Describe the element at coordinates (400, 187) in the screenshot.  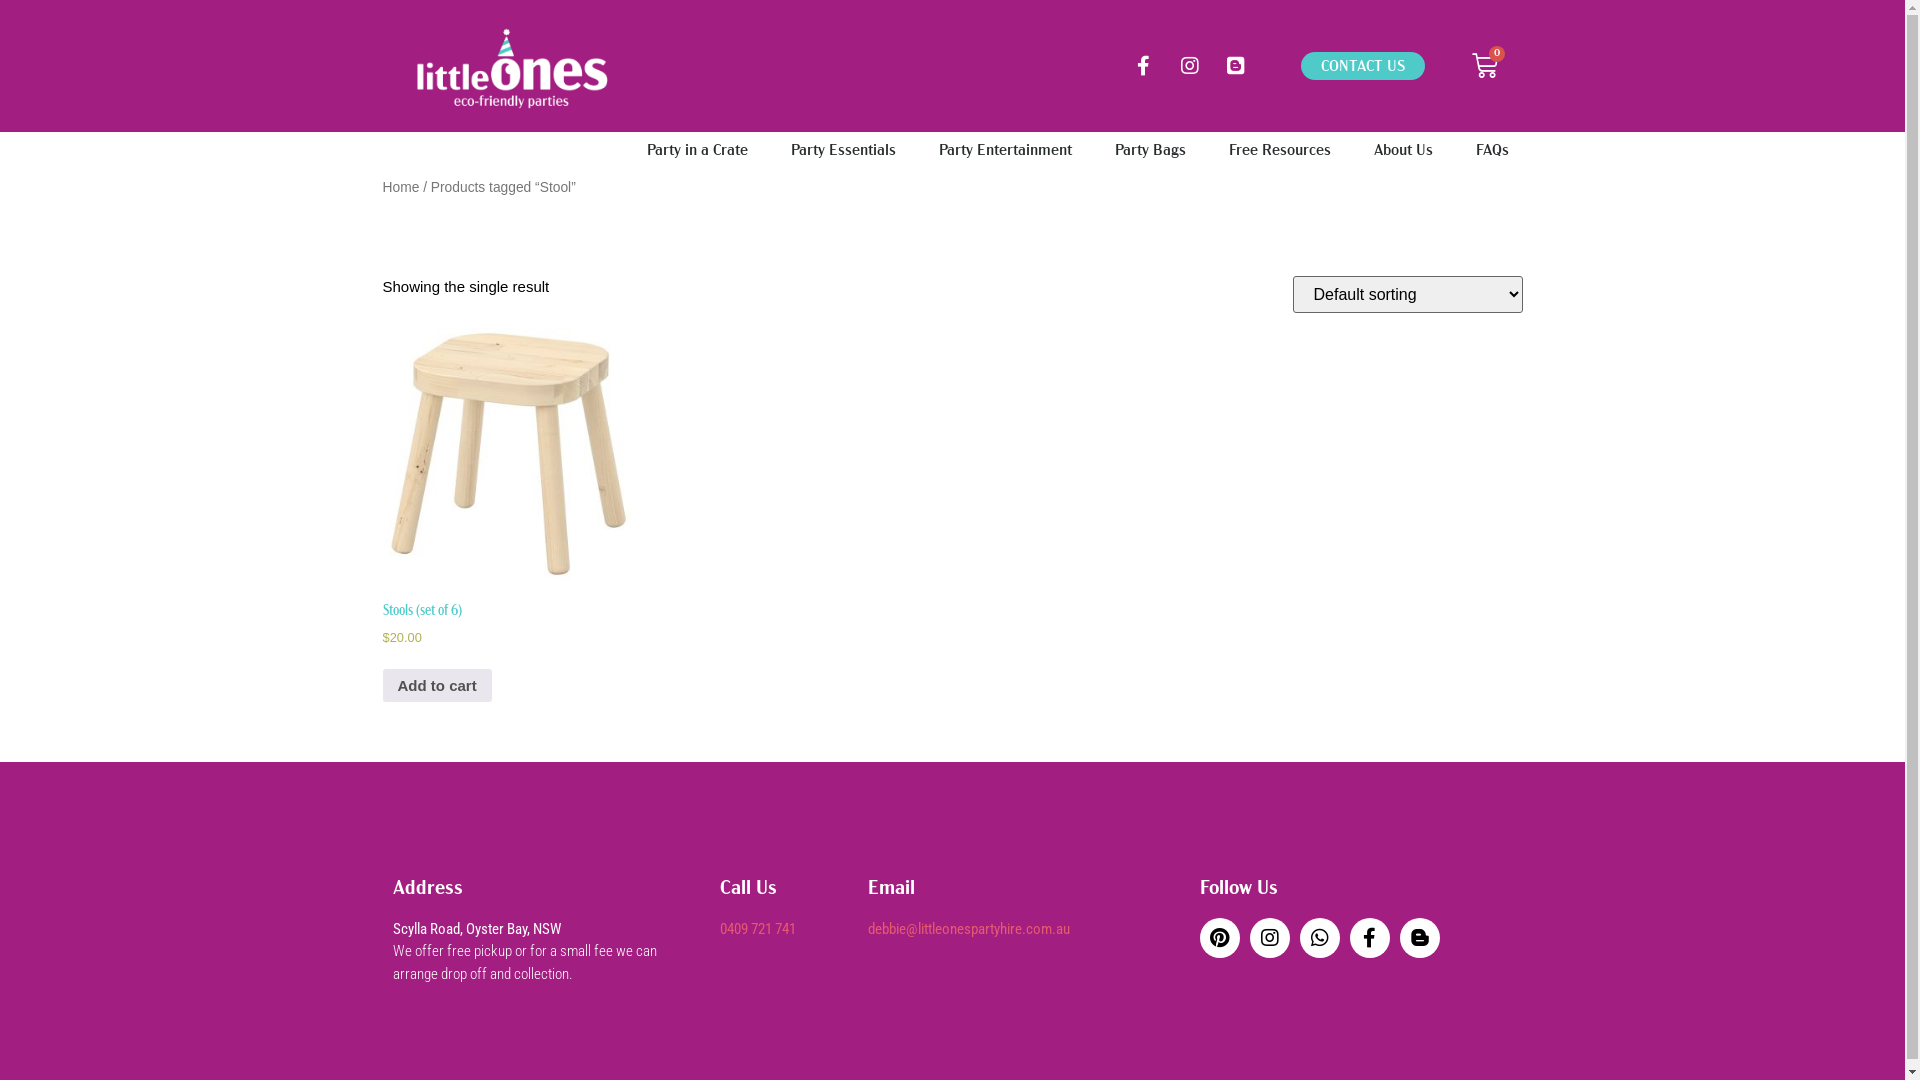
I see `'Home'` at that location.